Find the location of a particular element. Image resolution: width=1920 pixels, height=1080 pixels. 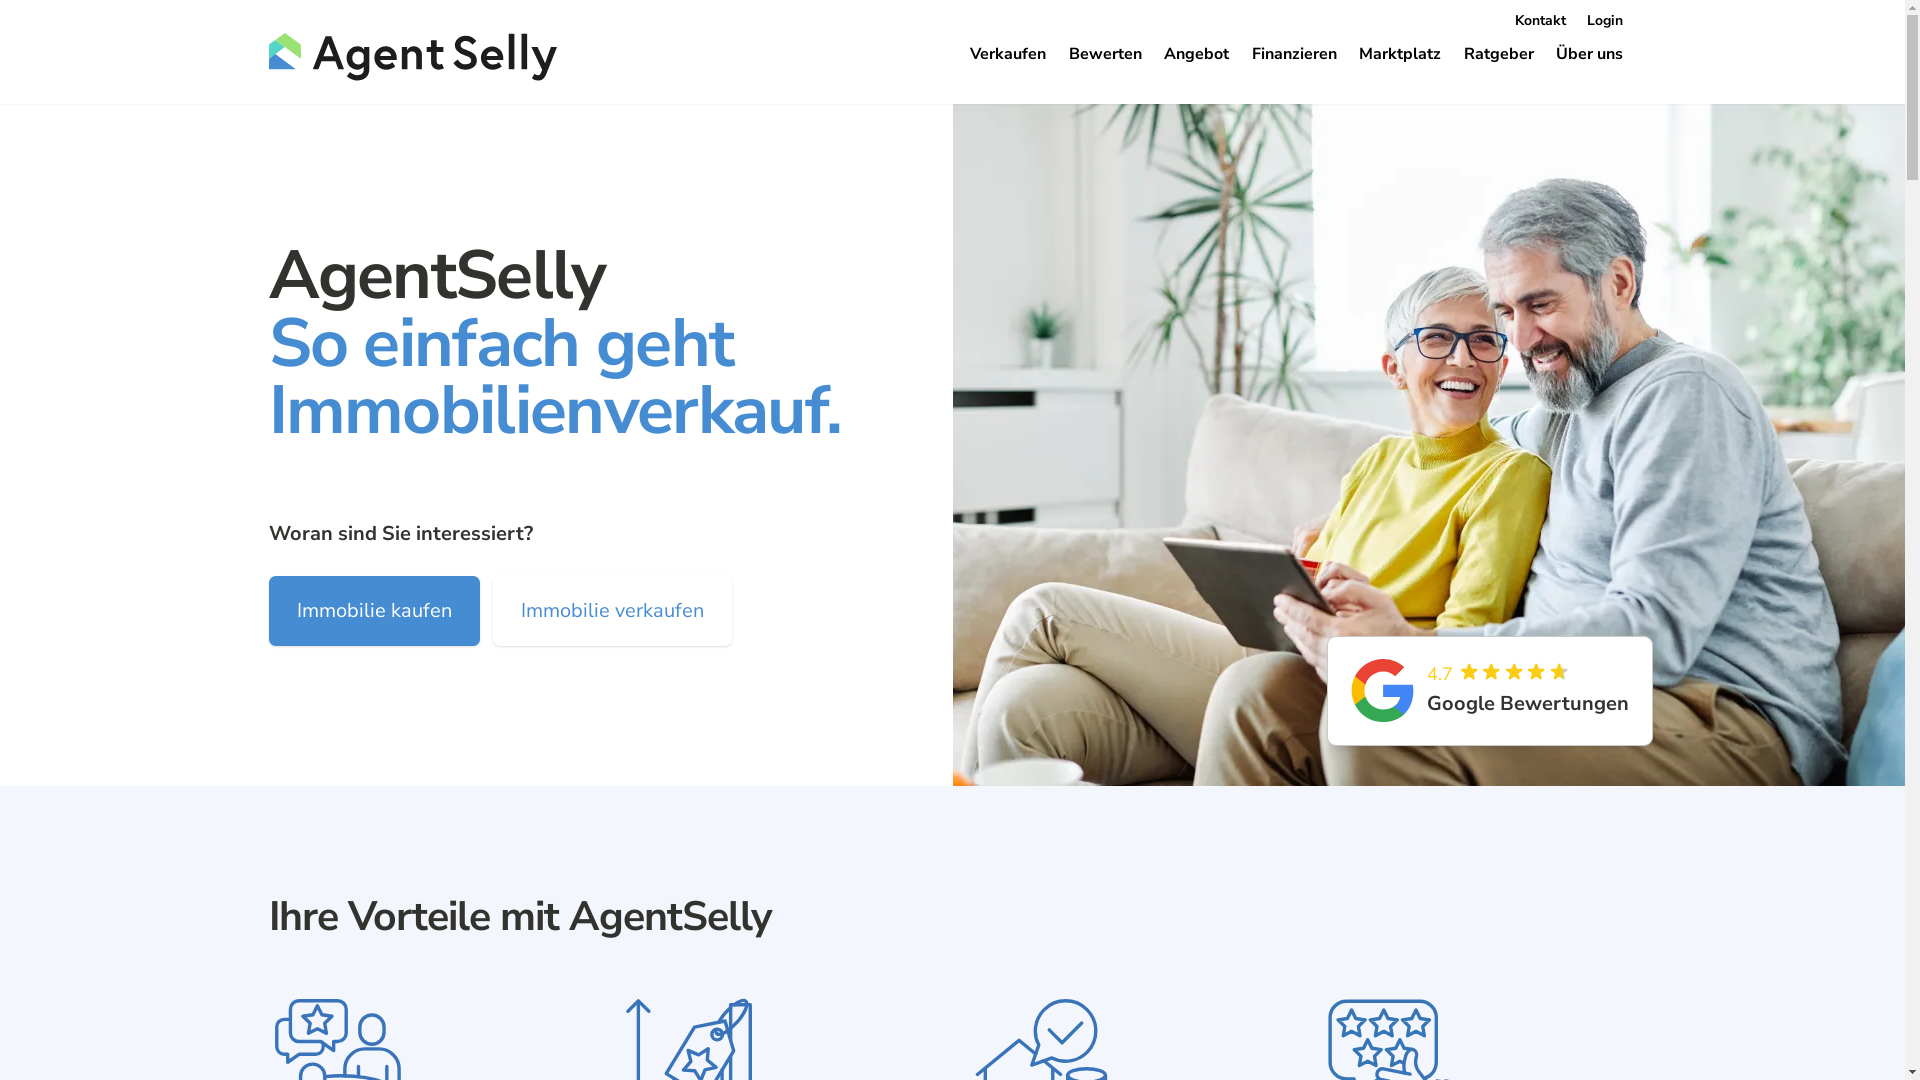

'Finanzieren' is located at coordinates (1251, 53).